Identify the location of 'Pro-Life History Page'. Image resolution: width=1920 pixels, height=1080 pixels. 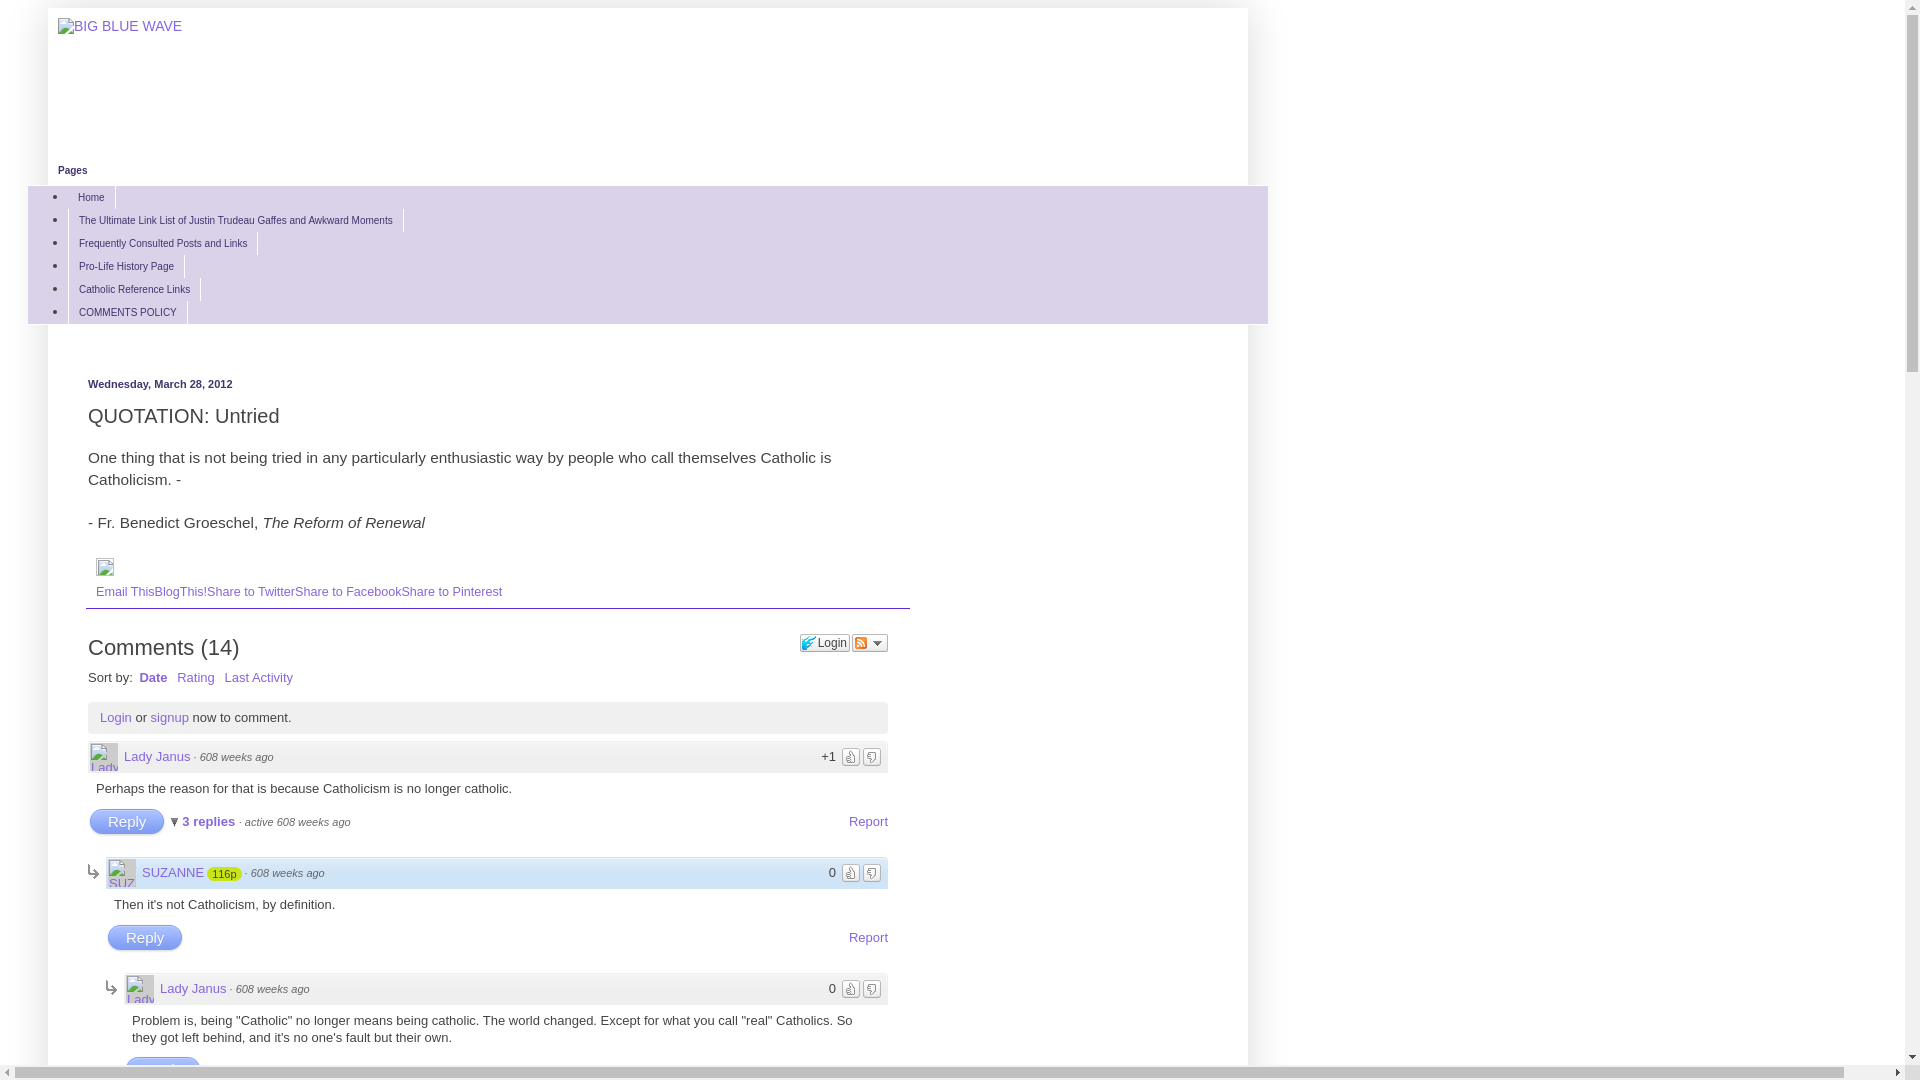
(125, 265).